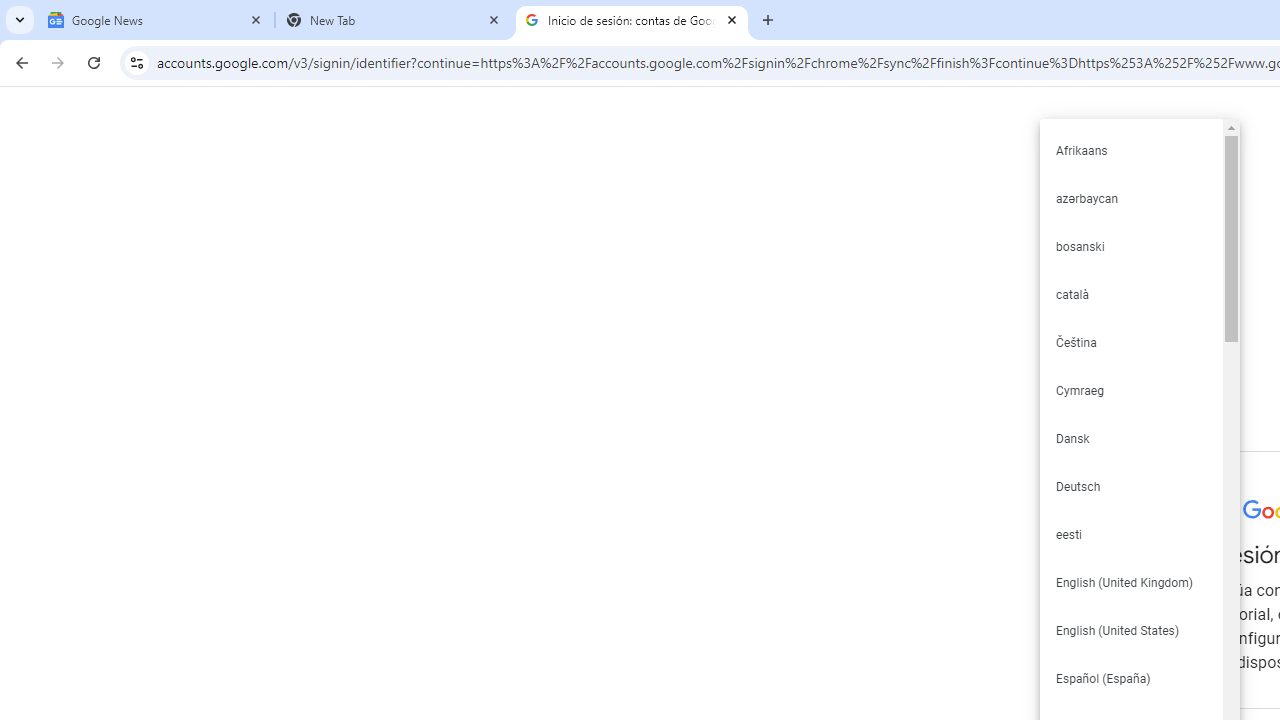 Image resolution: width=1280 pixels, height=720 pixels. Describe the element at coordinates (1130, 631) in the screenshot. I see `'English (United States)'` at that location.